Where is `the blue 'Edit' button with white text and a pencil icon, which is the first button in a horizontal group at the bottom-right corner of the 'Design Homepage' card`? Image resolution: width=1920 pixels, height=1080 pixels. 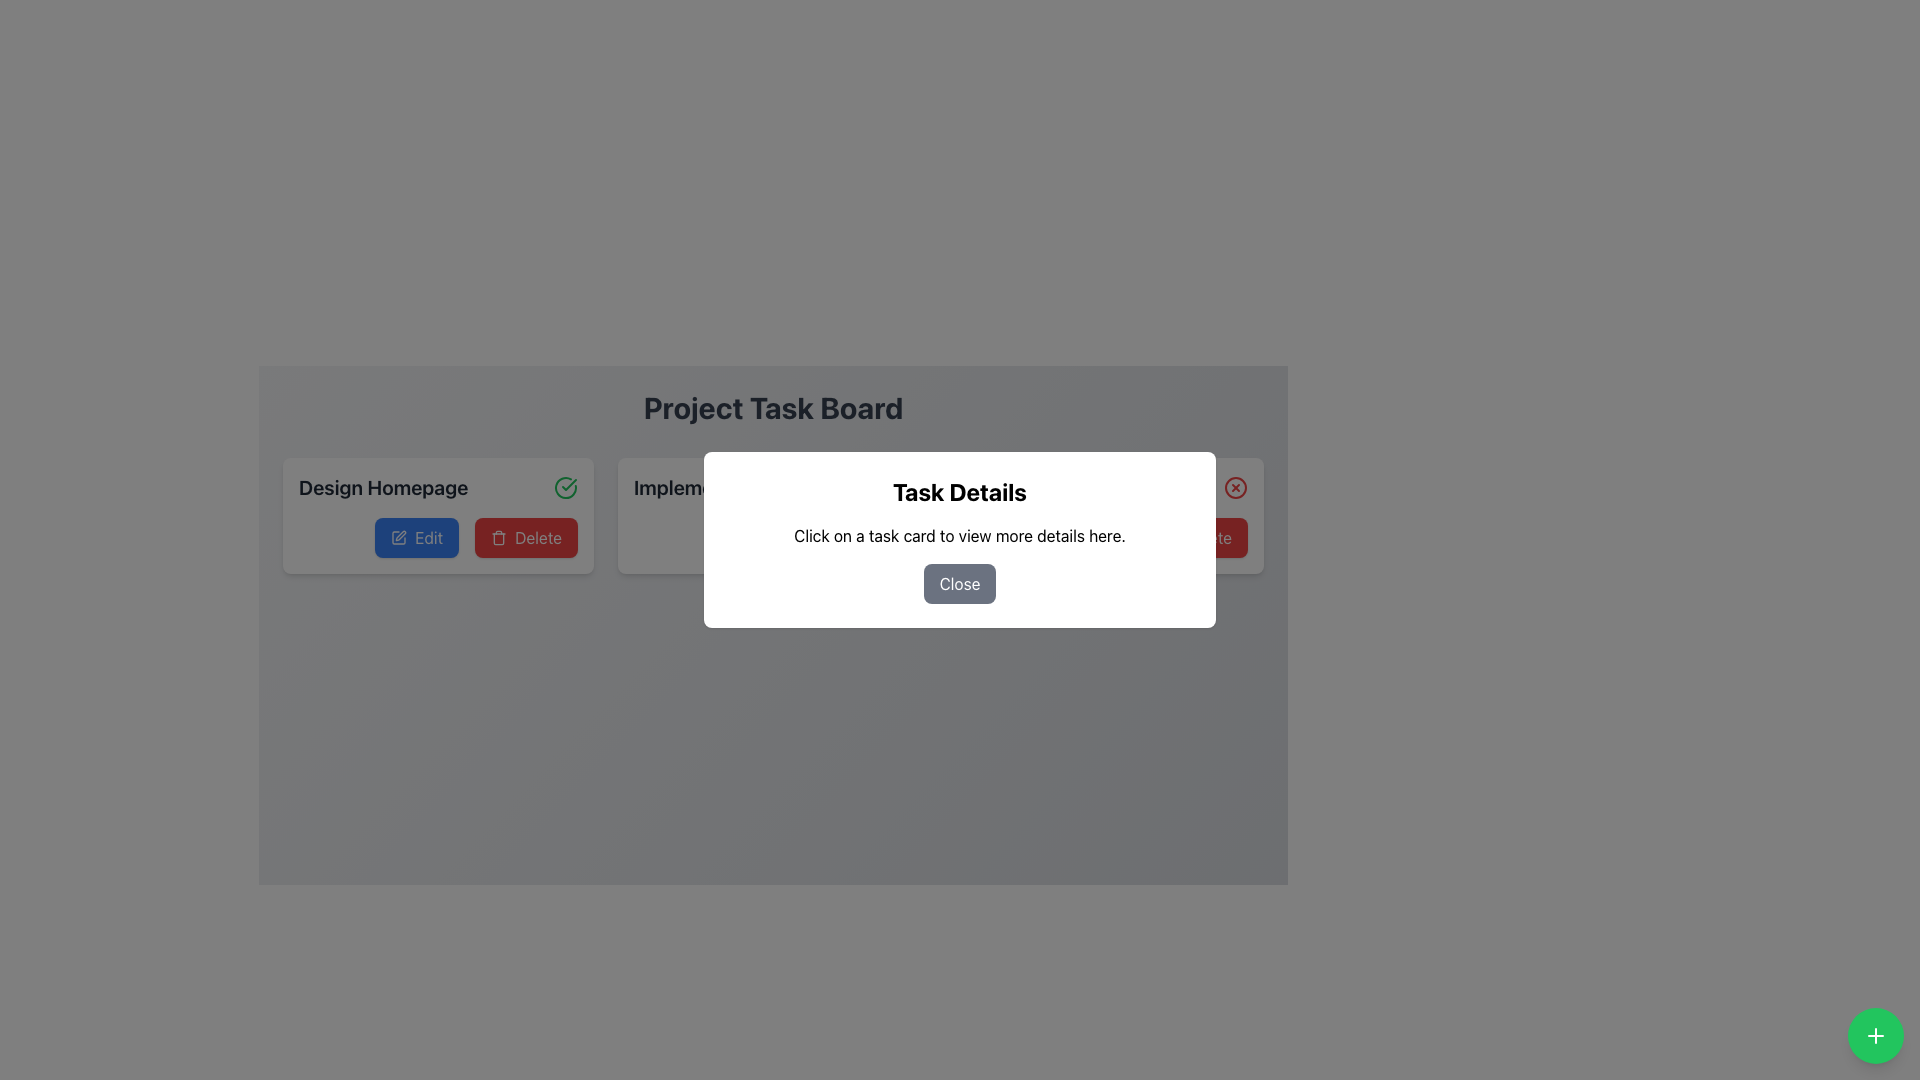
the blue 'Edit' button with white text and a pencil icon, which is the first button in a horizontal group at the bottom-right corner of the 'Design Homepage' card is located at coordinates (437, 536).